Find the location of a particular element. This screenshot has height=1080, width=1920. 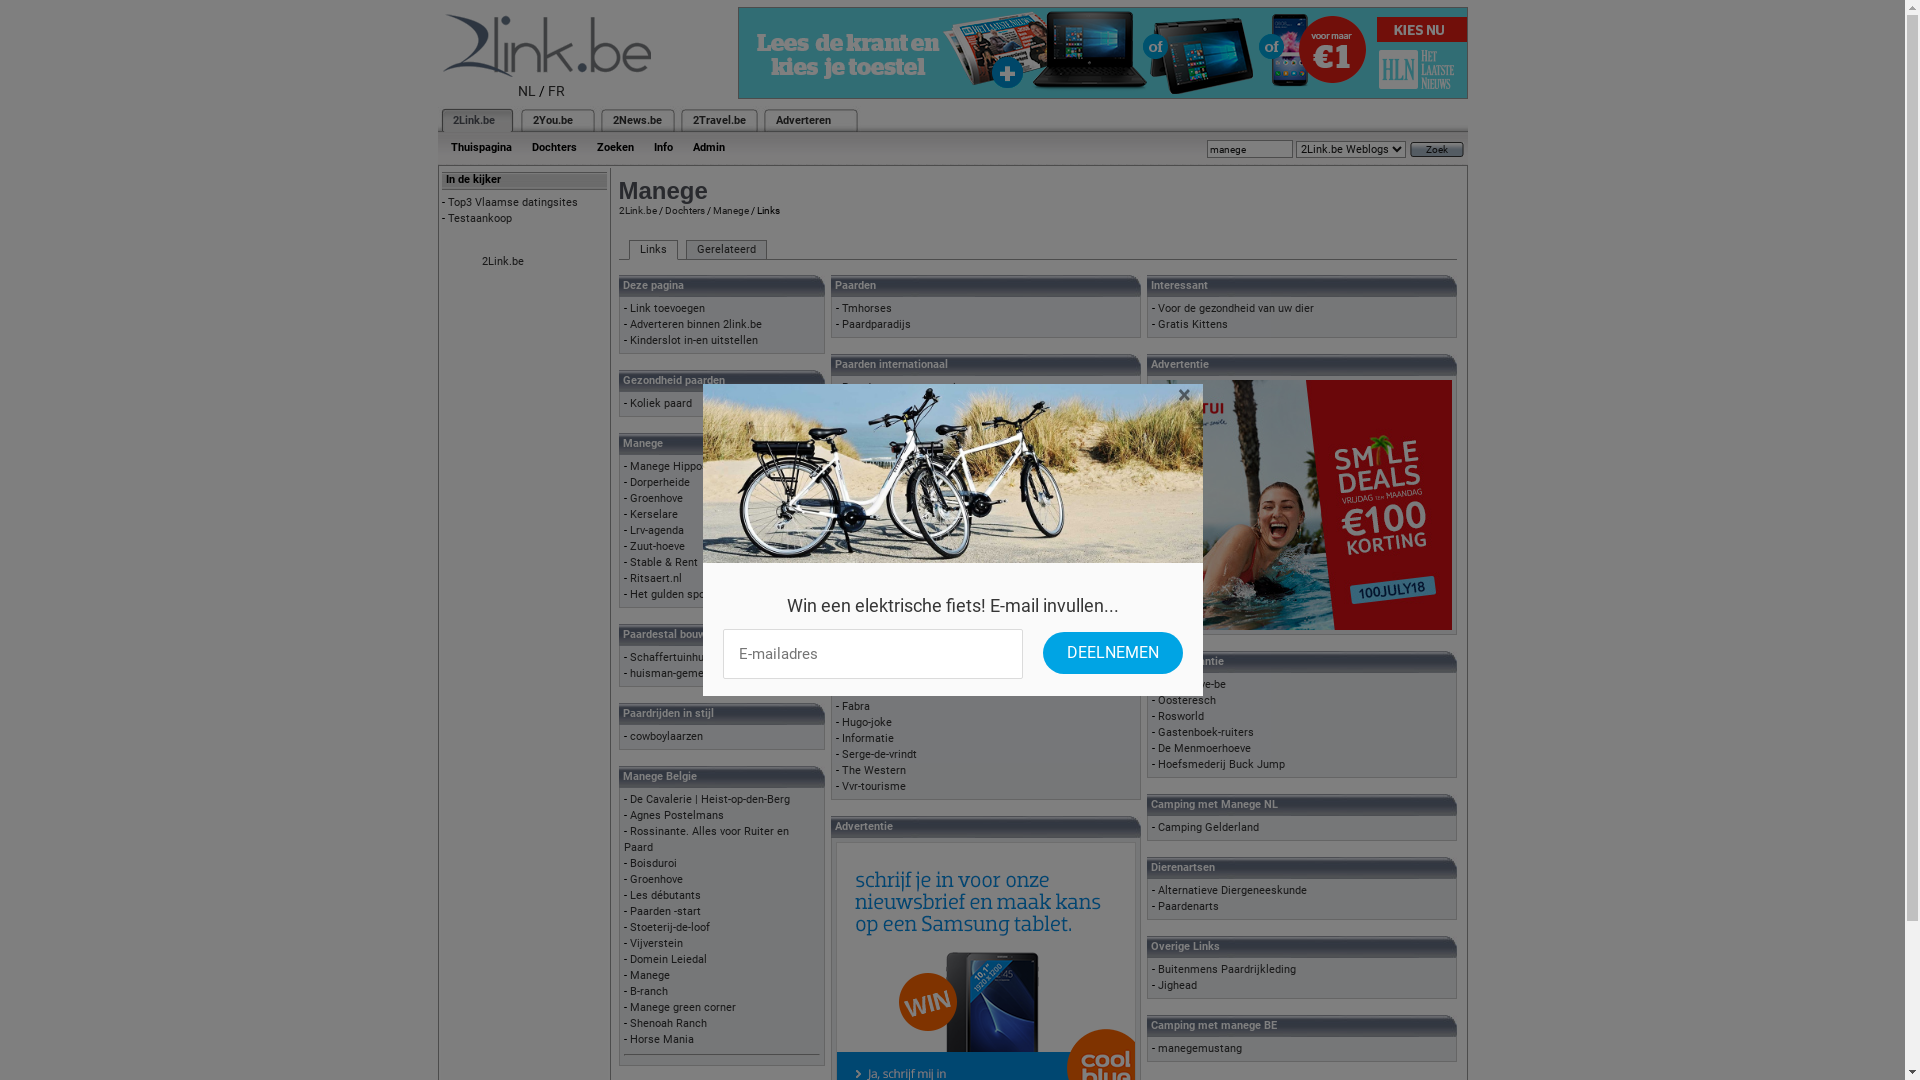

'Tmhorses' is located at coordinates (867, 308).